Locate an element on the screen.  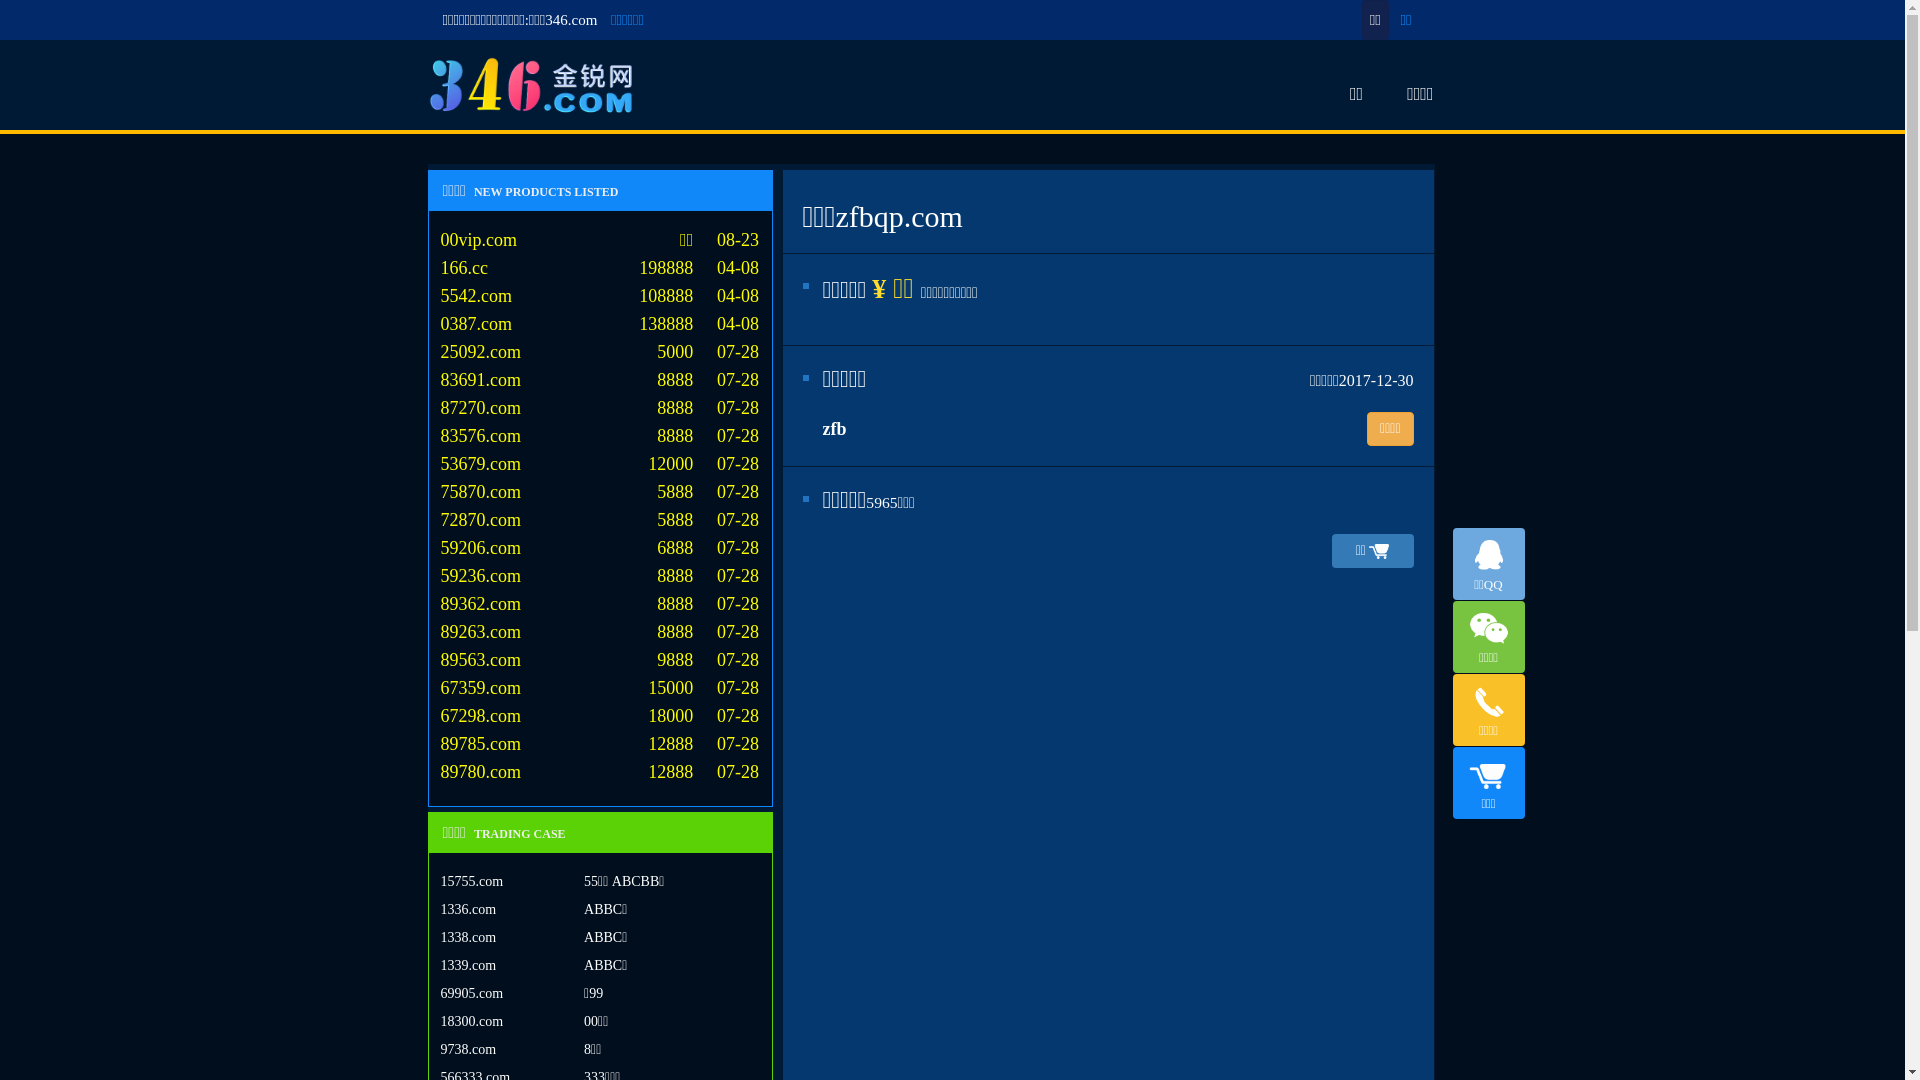
'89563.com 9888 07-28' is located at coordinates (598, 667).